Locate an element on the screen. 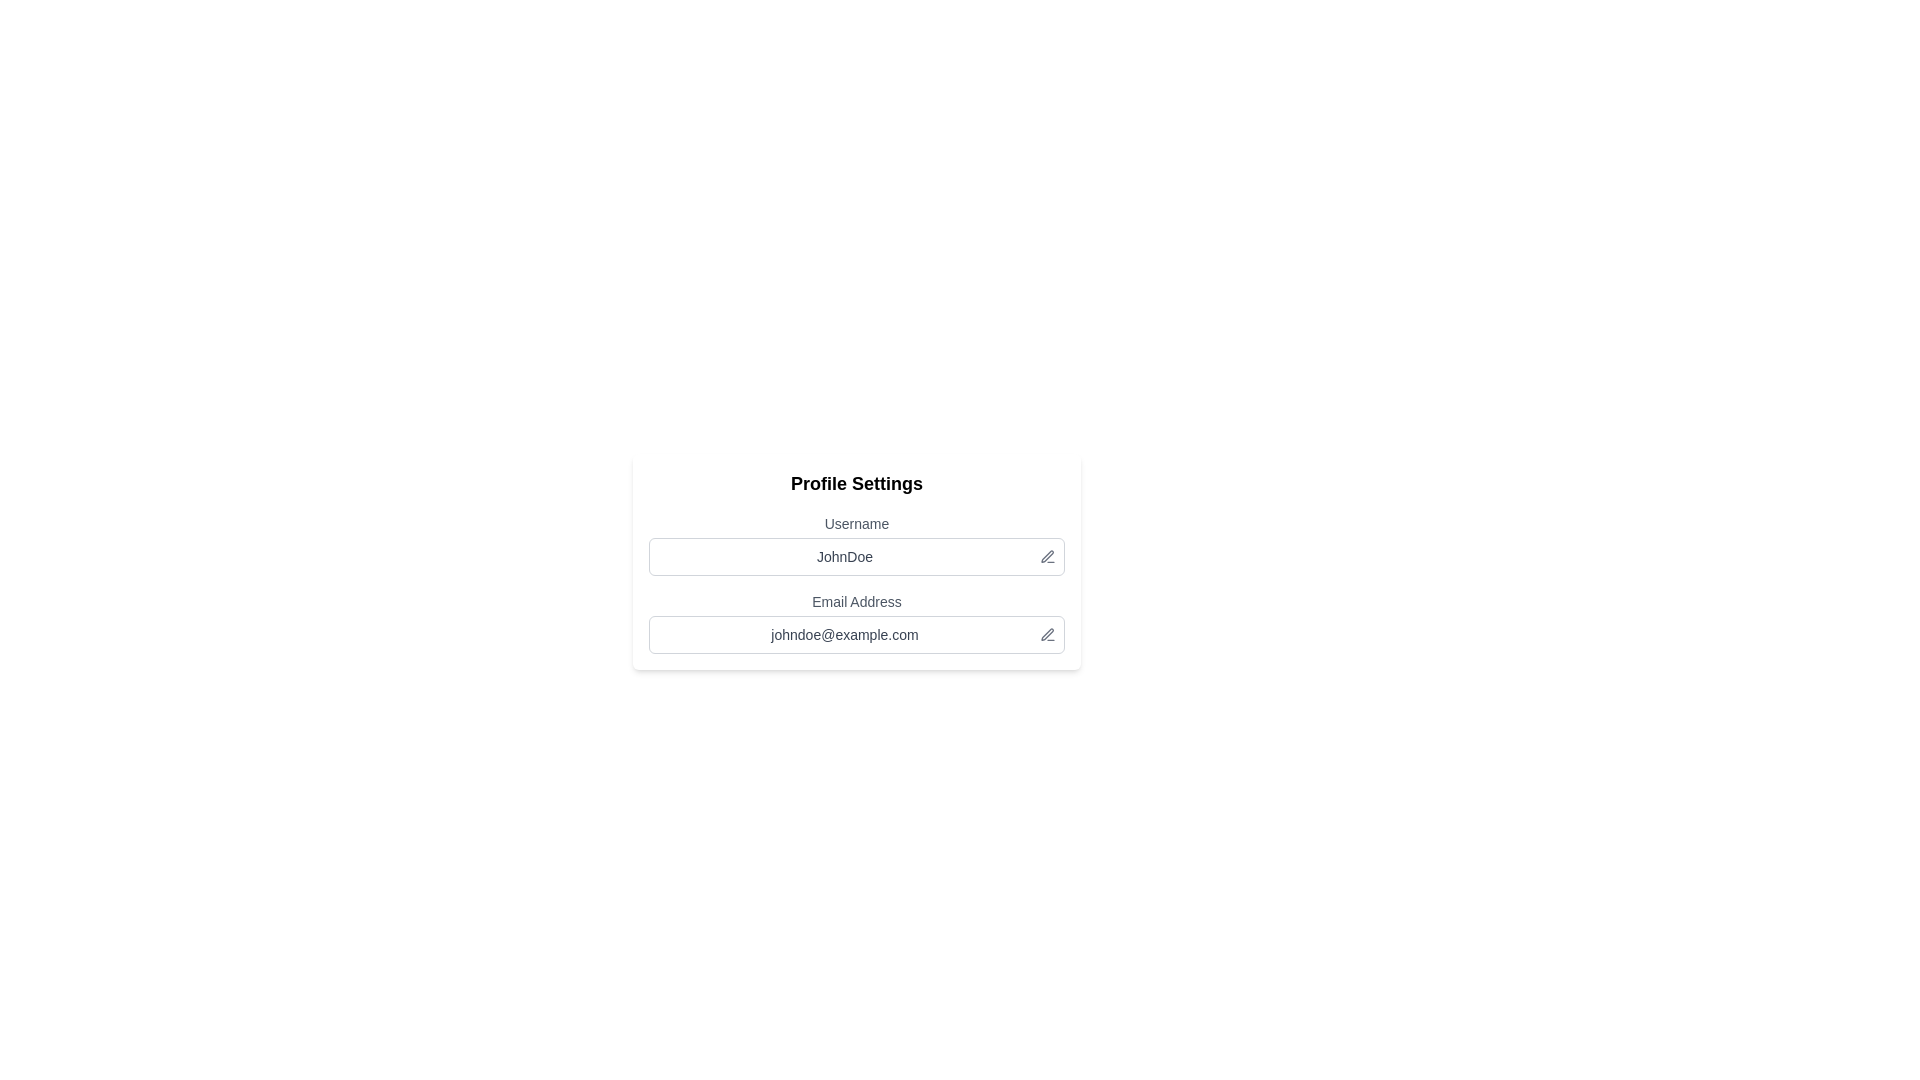  the static text label displaying the username 'JohnDoe', which is part of the profile configuration form is located at coordinates (844, 556).